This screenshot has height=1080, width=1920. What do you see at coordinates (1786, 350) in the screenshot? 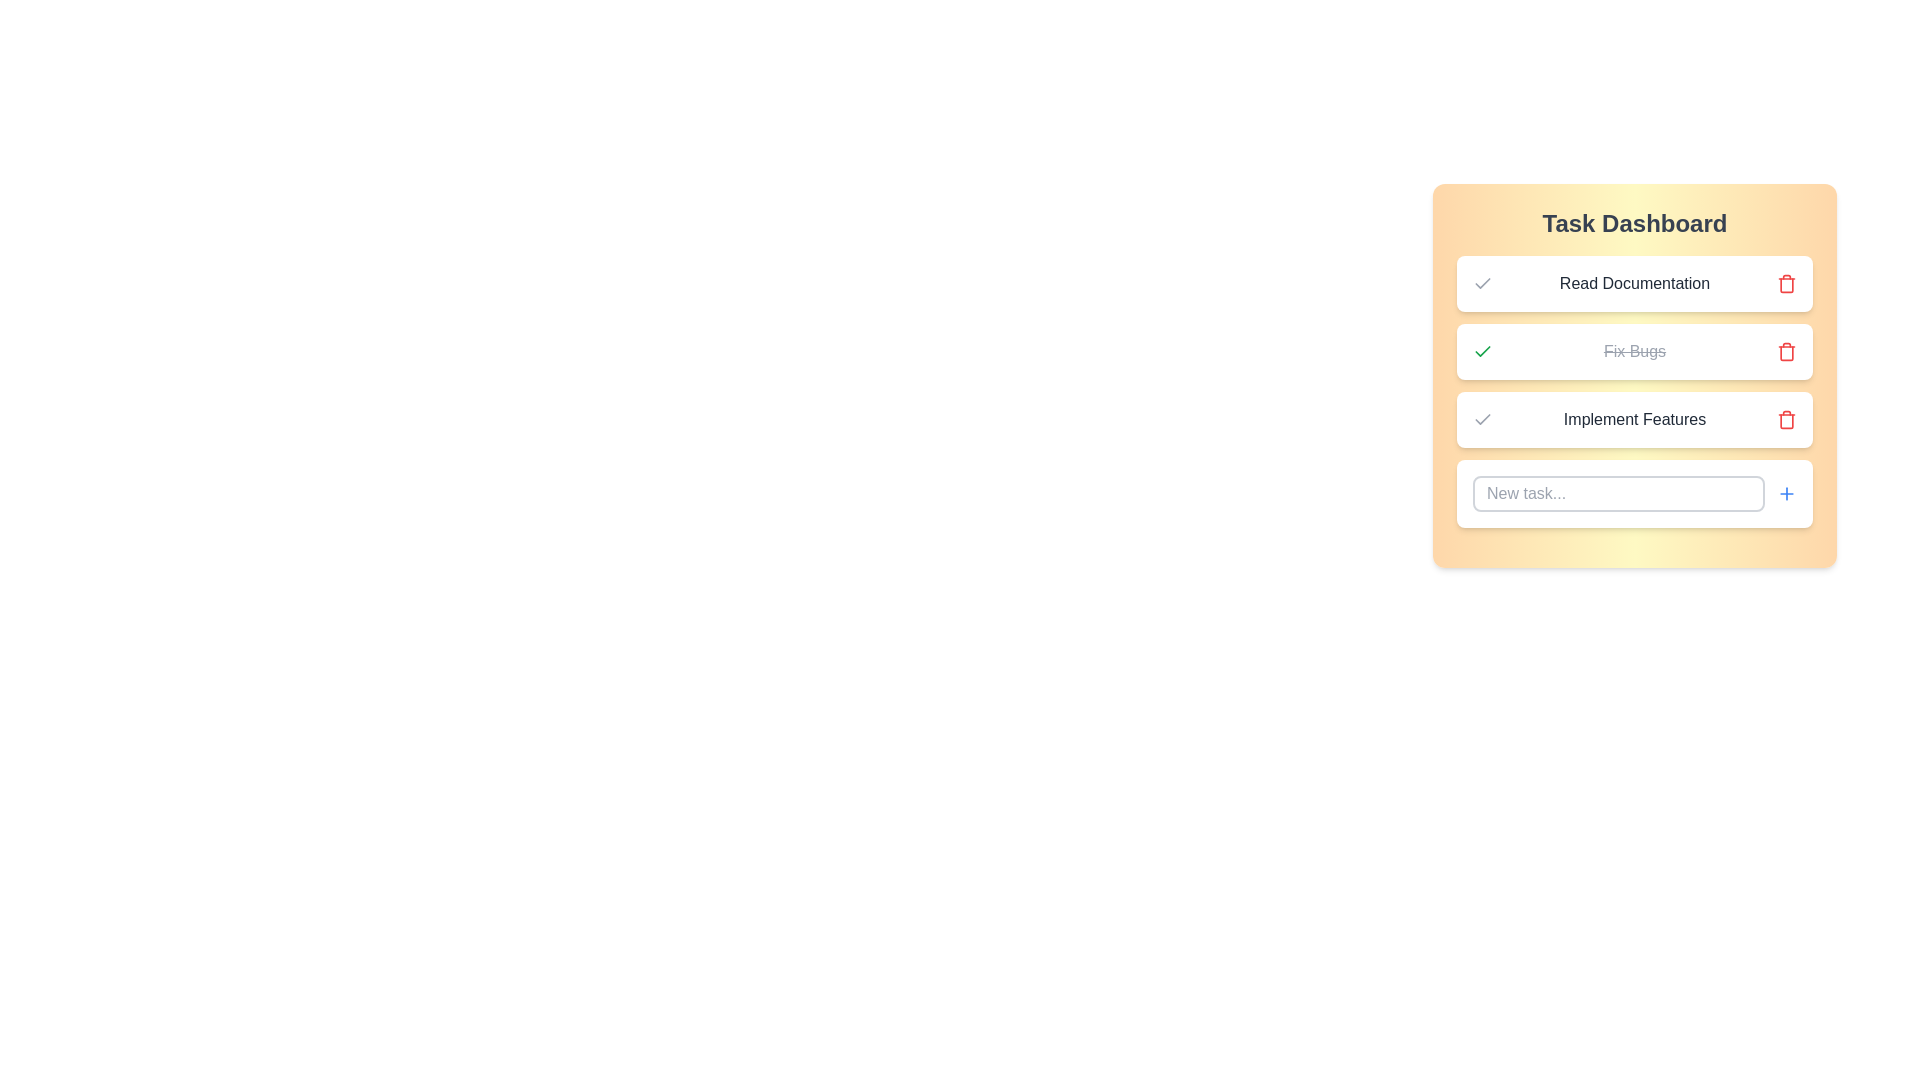
I see `the 'Trash' button of the task identified by Fix Bugs to remove it` at bounding box center [1786, 350].